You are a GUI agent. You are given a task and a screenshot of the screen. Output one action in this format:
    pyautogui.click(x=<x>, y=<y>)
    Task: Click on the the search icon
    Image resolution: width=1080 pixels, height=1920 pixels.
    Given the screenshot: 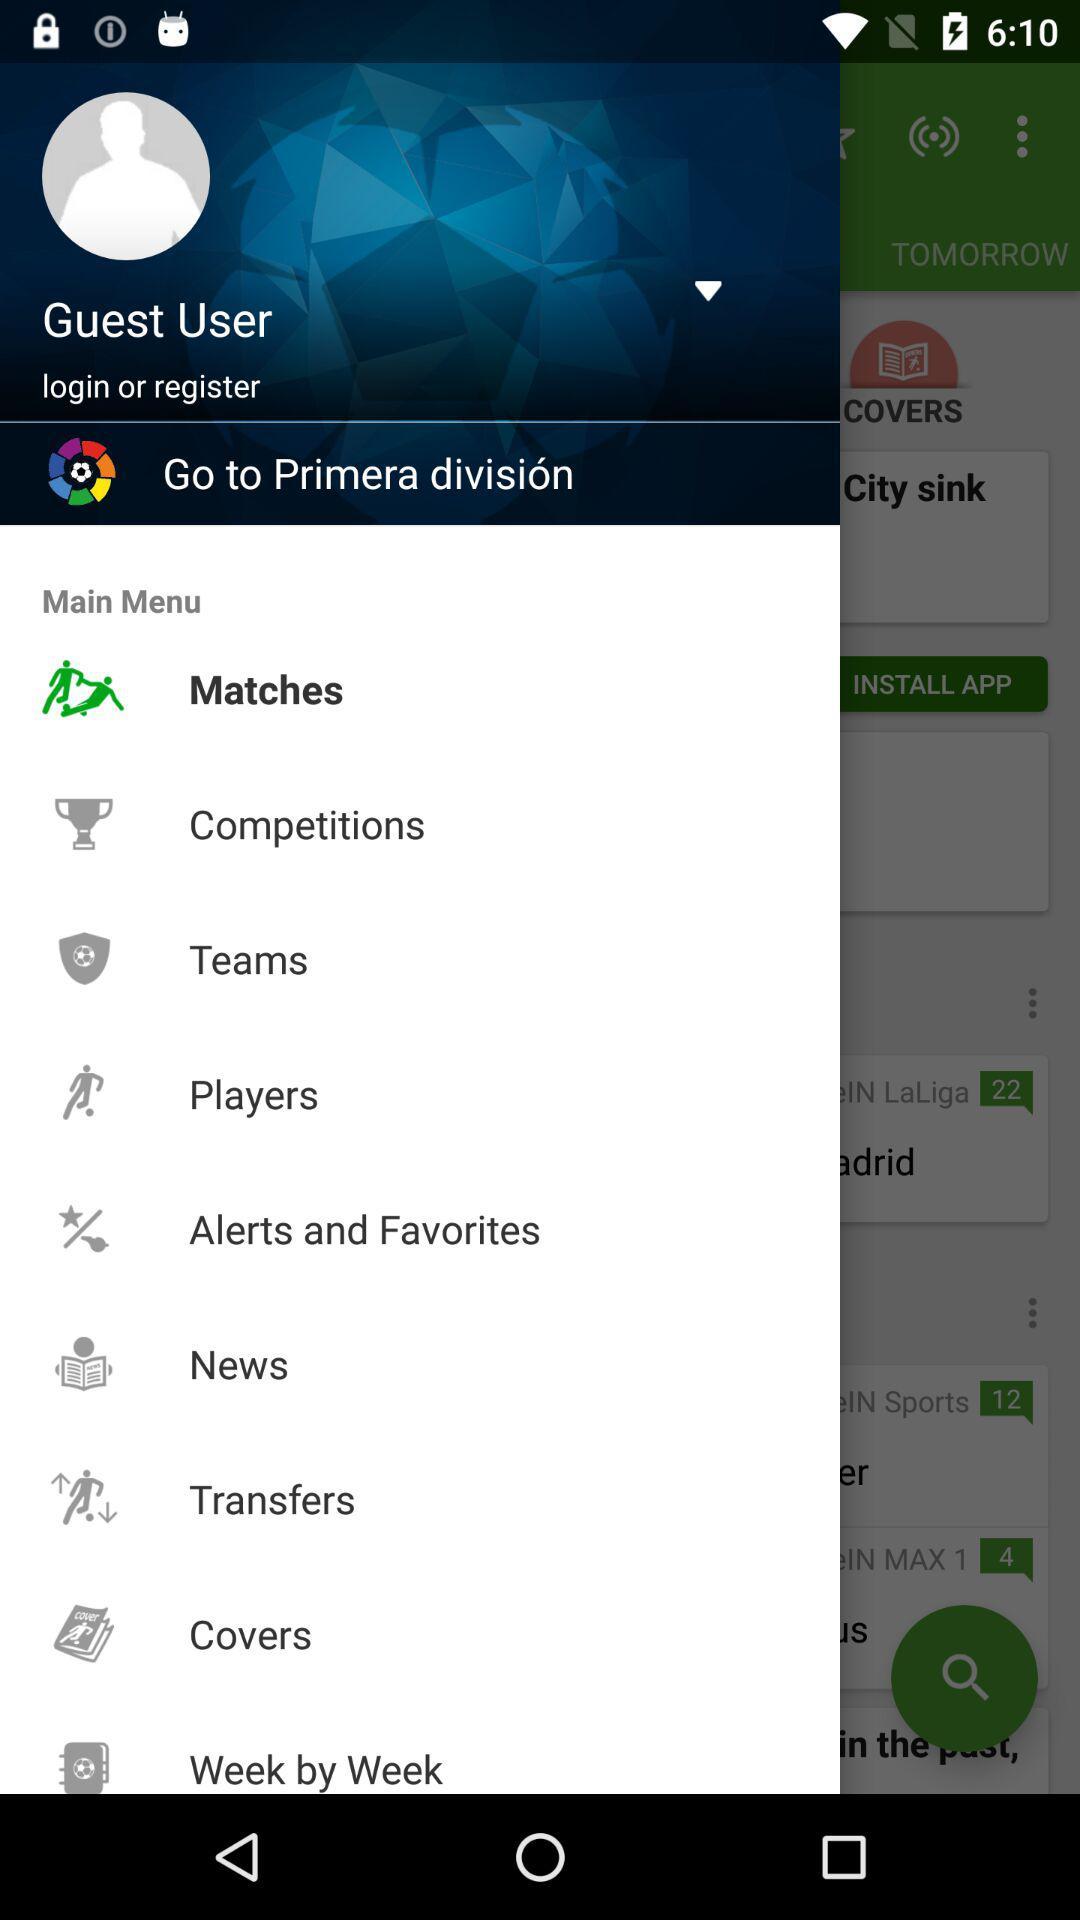 What is the action you would take?
    pyautogui.click(x=963, y=1678)
    